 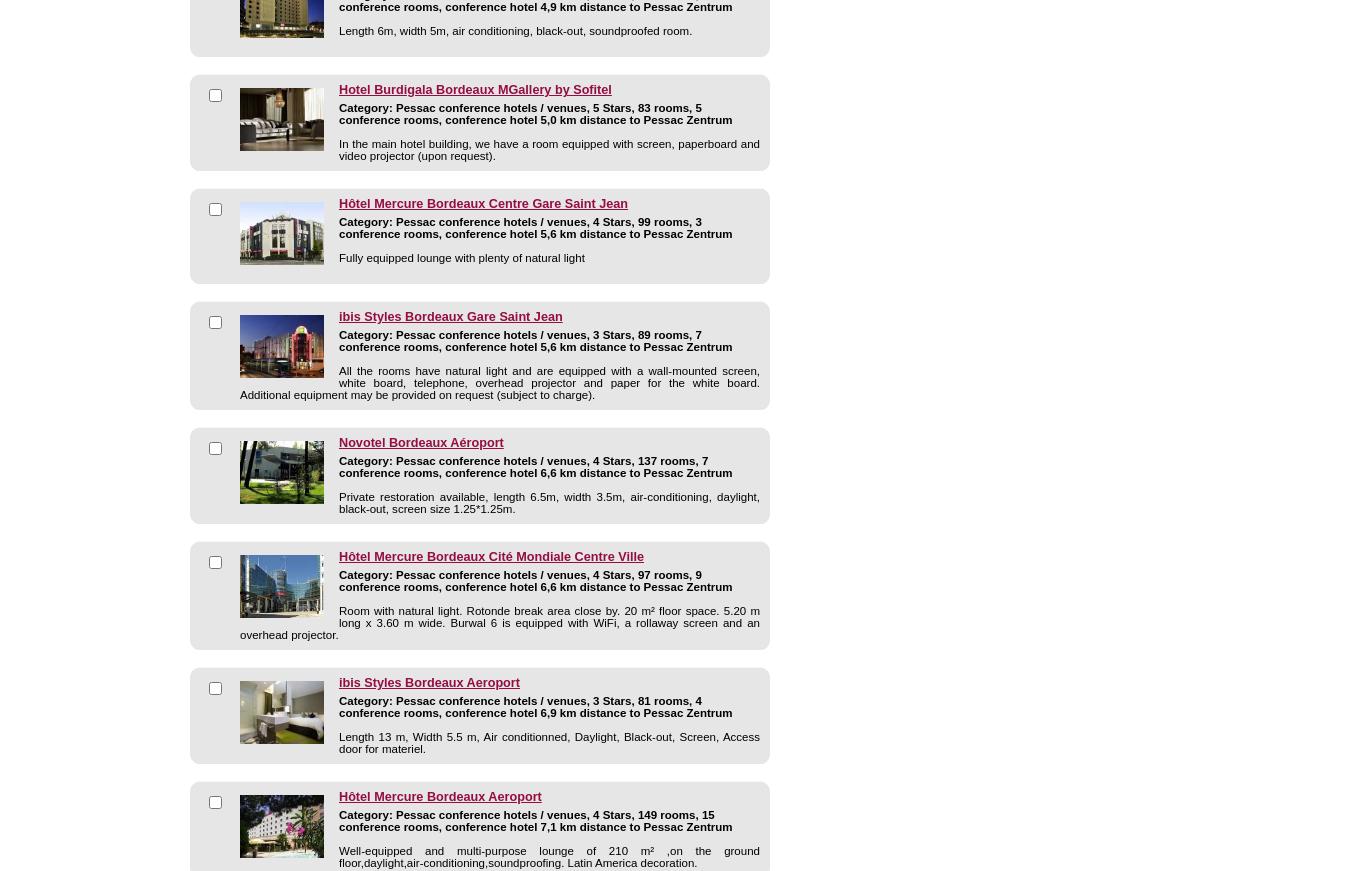 I want to click on 'All the rooms have natural light and are equipped with a wall-mounted screen, white board, telephone, overhead projector and paper for the white board. Additional equipment may be provided on request (subject to charge).', so click(x=499, y=381).